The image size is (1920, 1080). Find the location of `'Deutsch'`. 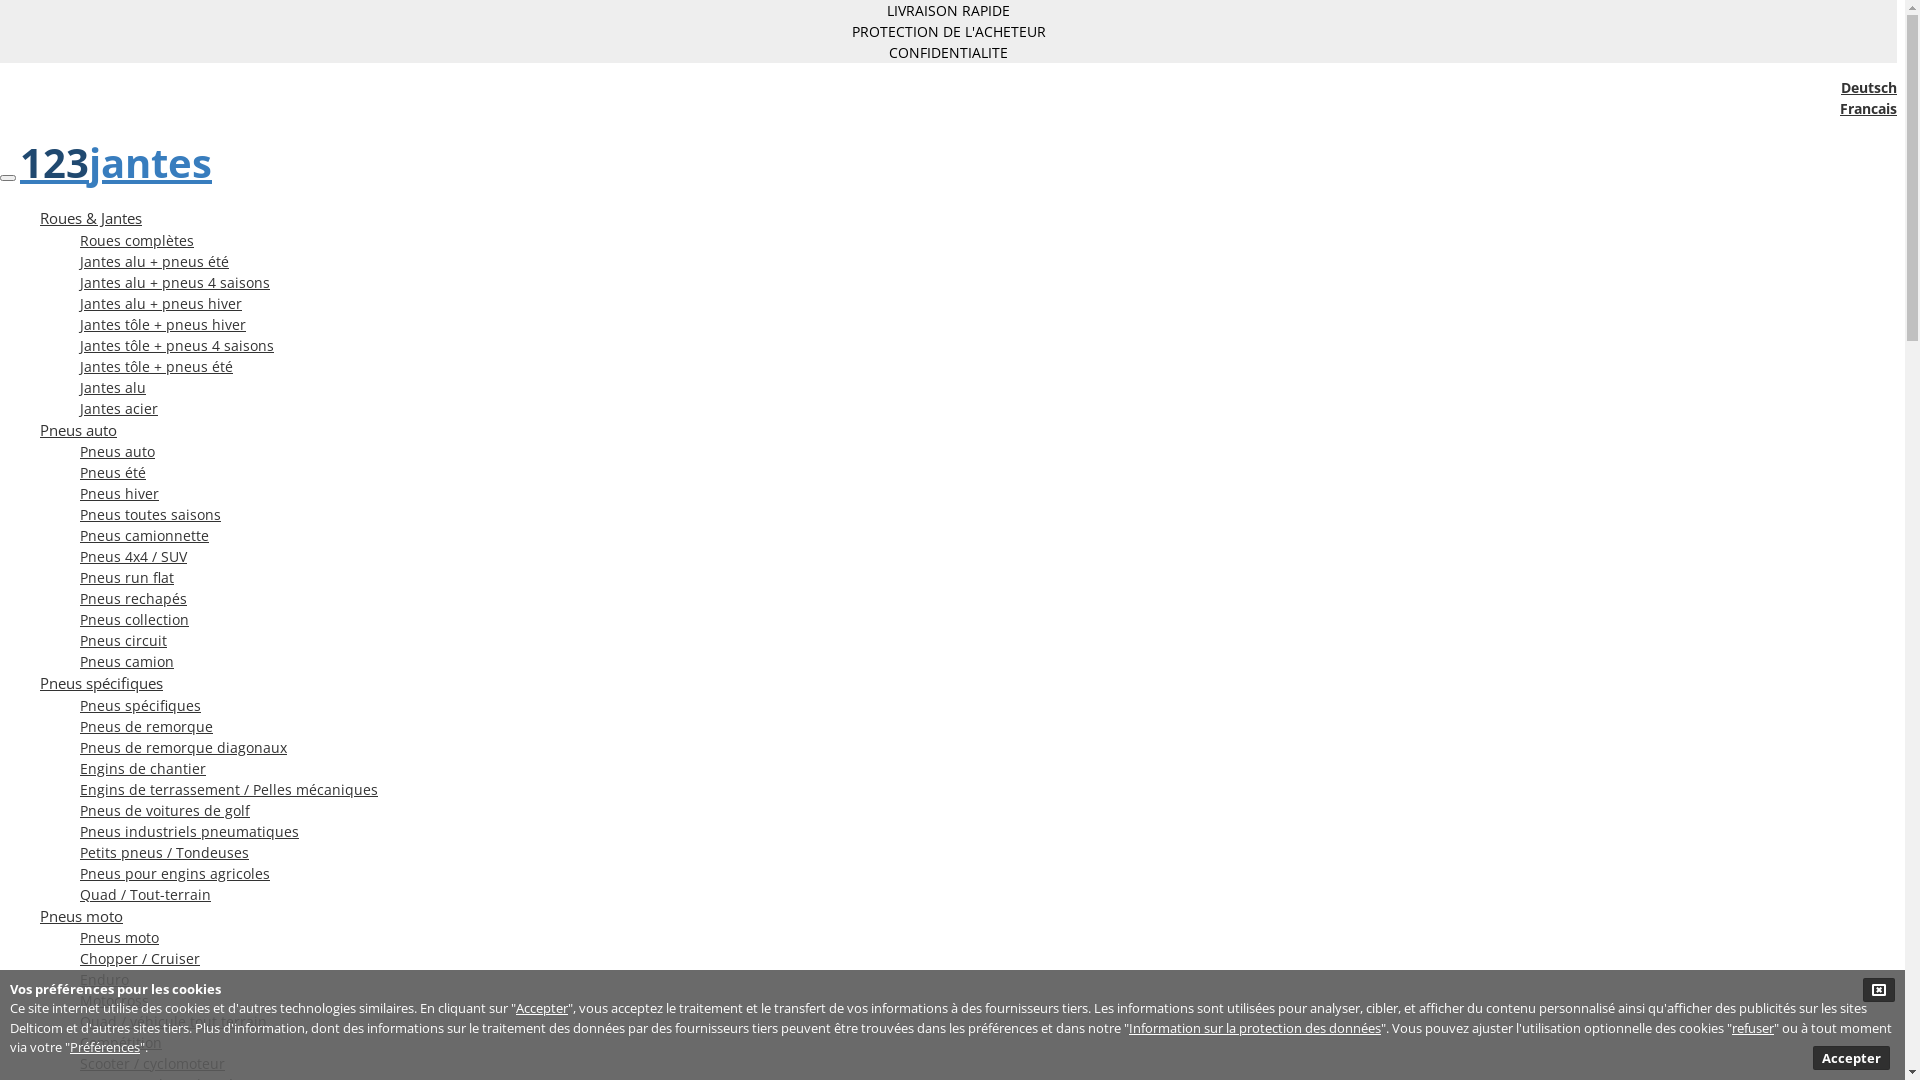

'Deutsch' is located at coordinates (1867, 86).